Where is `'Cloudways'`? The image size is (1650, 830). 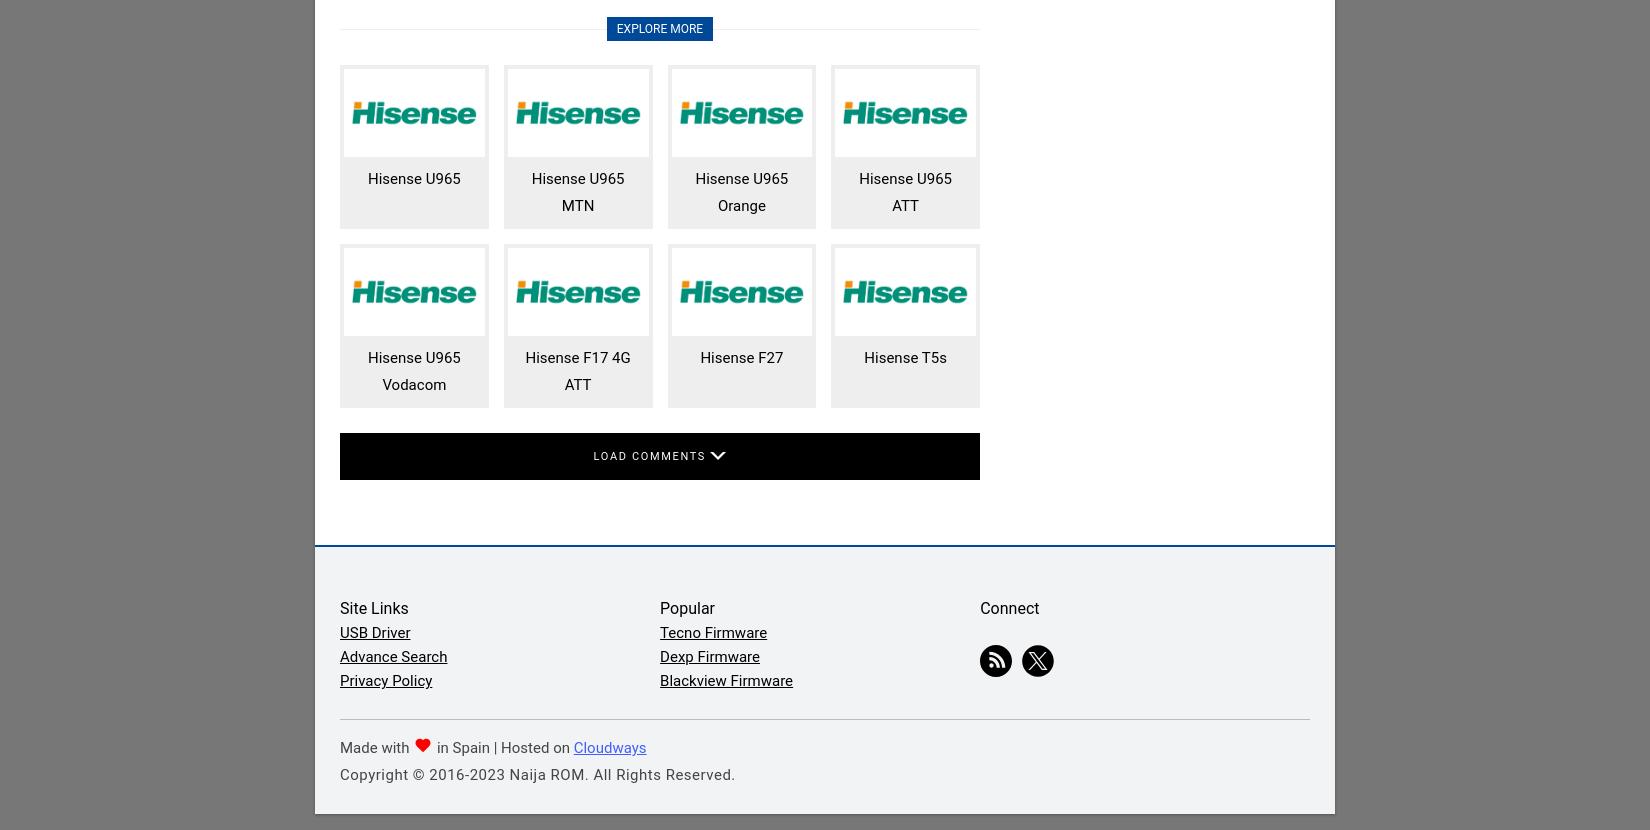 'Cloudways' is located at coordinates (608, 747).